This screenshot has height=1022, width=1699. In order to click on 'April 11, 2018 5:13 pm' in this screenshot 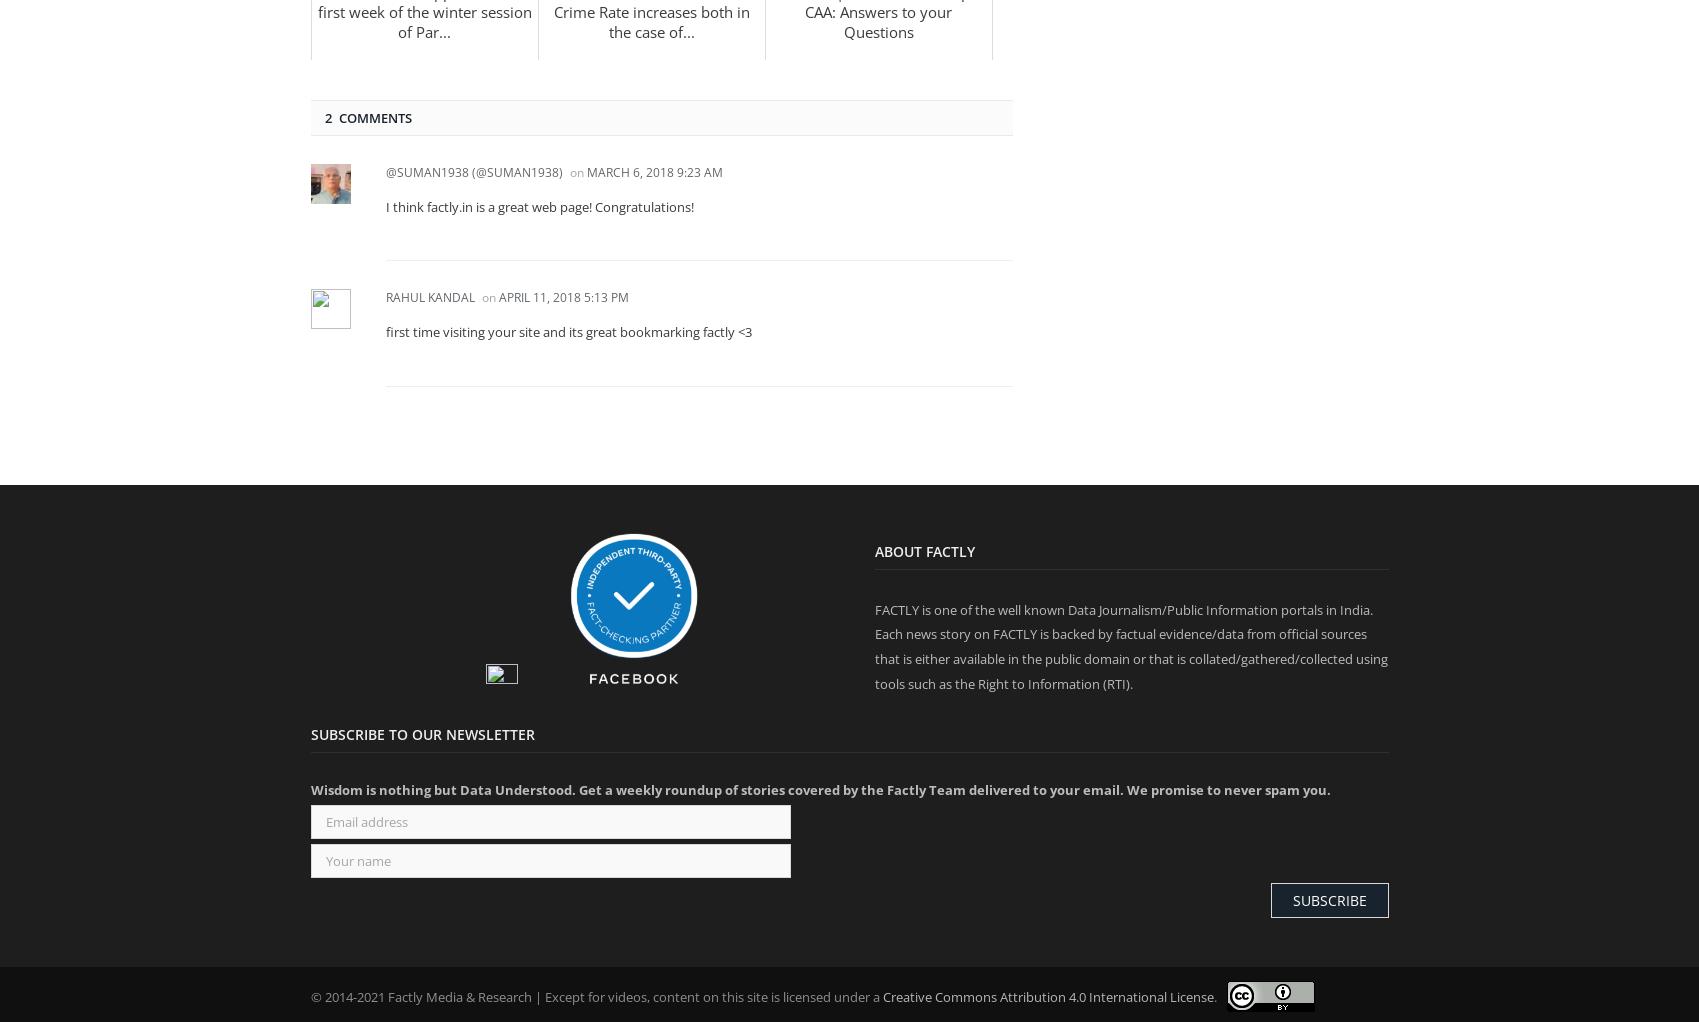, I will do `click(562, 296)`.